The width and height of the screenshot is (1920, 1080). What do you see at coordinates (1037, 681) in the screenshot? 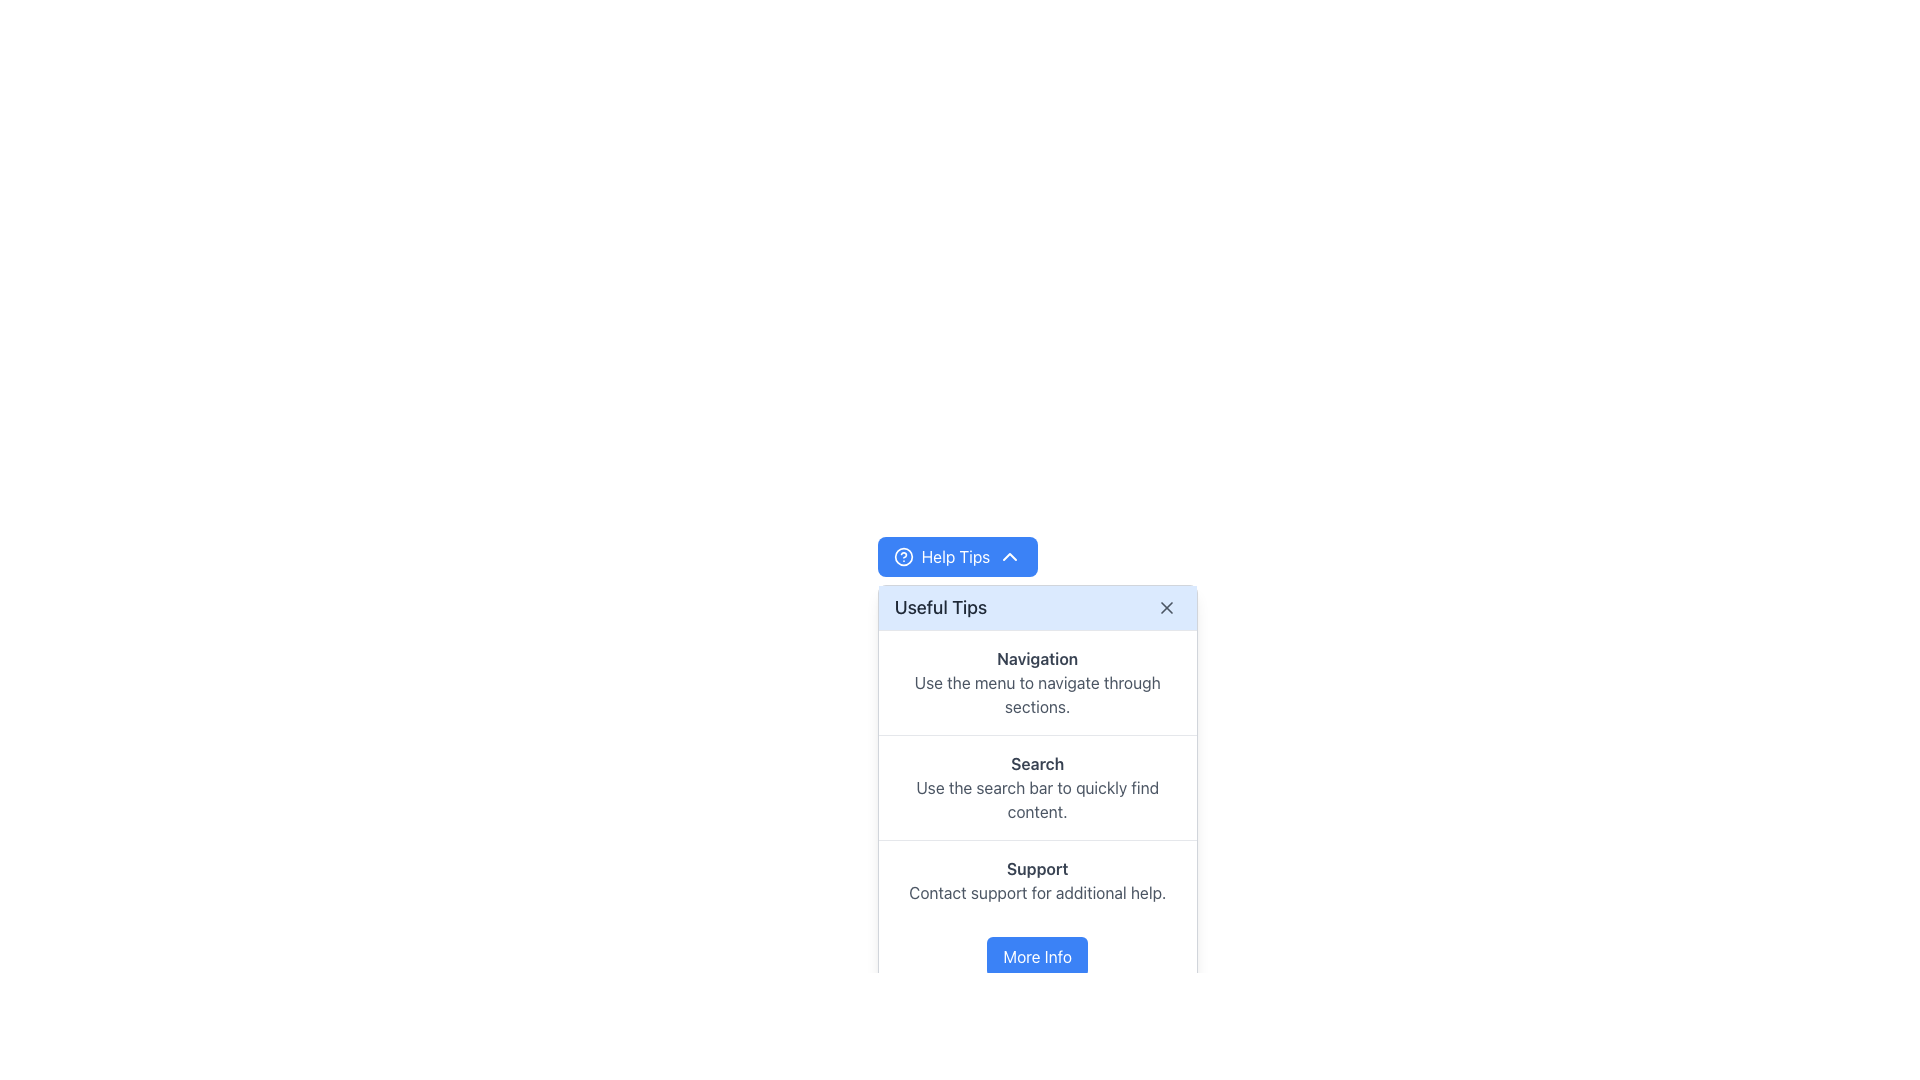
I see `the informational panel item titled 'Navigation' that provides tips on using the menu to navigate through sections` at bounding box center [1037, 681].